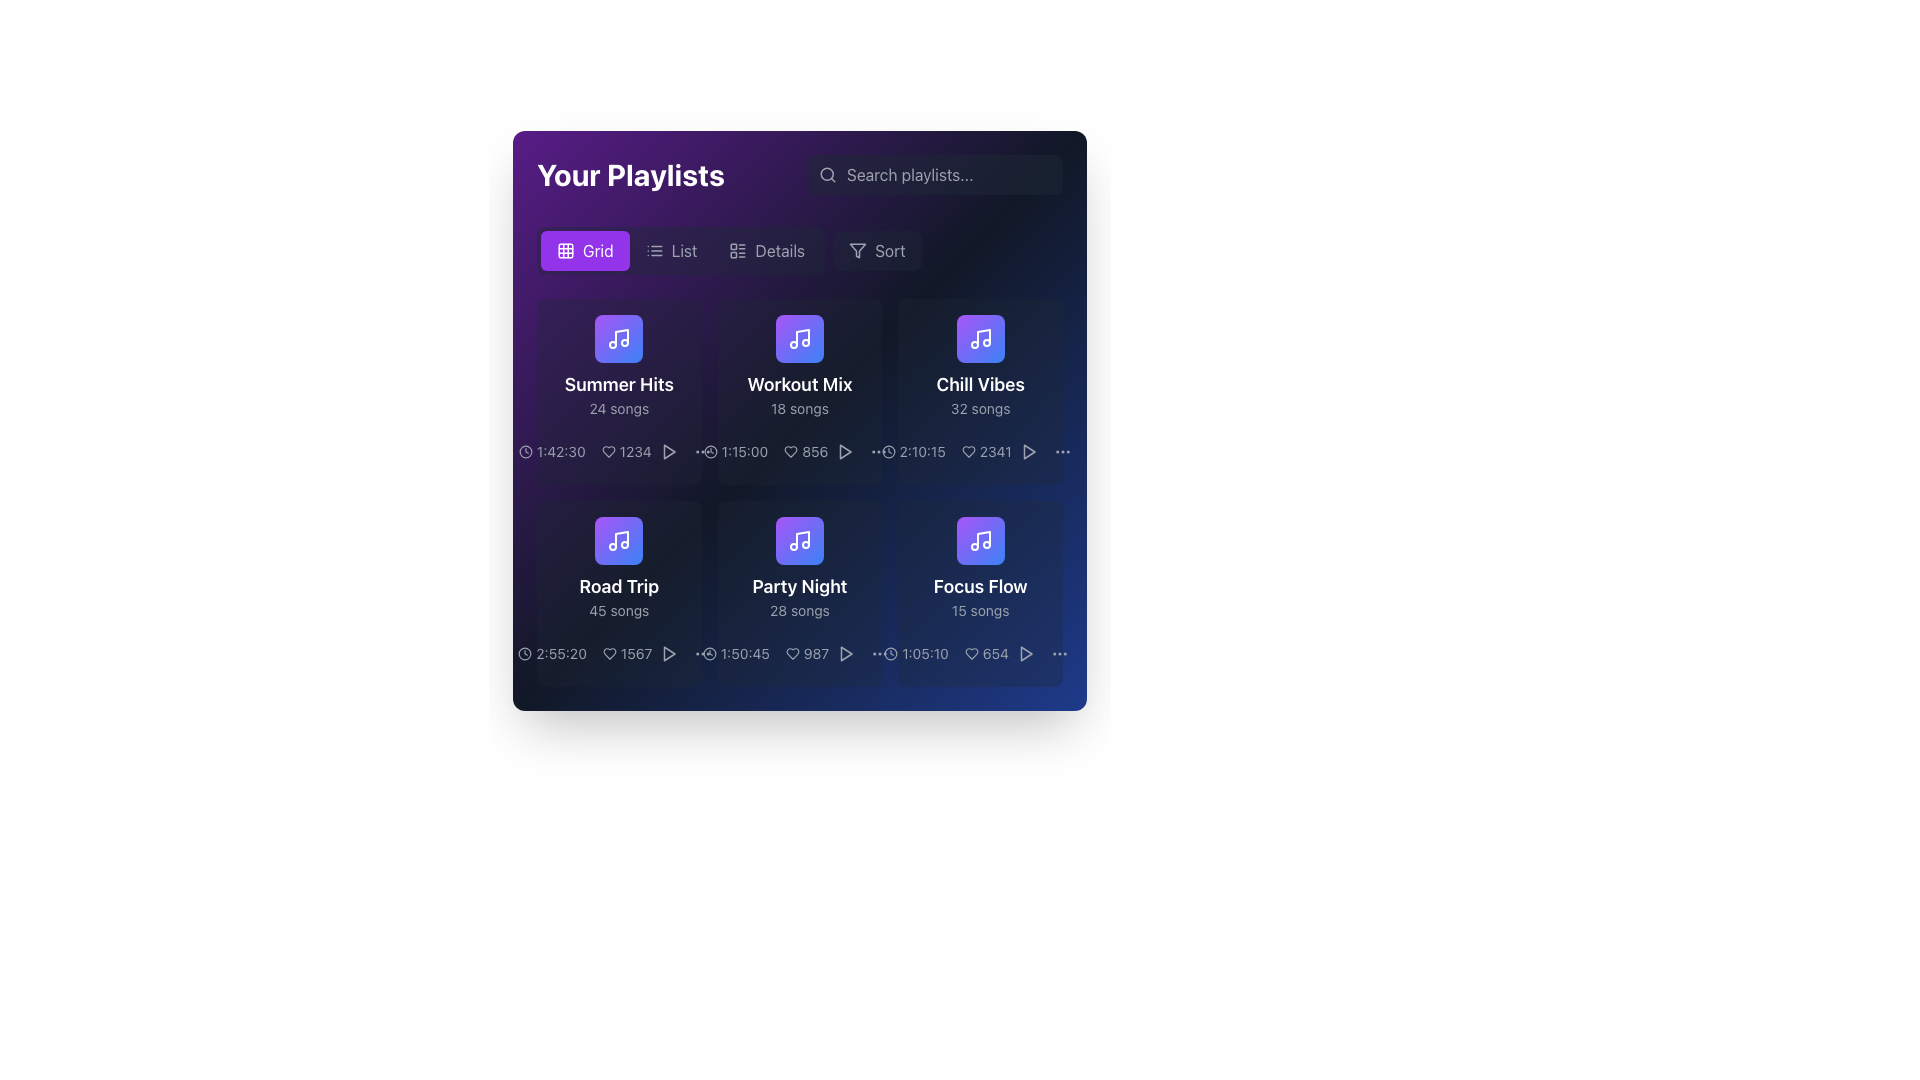 This screenshot has width=1920, height=1080. What do you see at coordinates (671, 249) in the screenshot?
I see `the toggle button in the top control panel` at bounding box center [671, 249].